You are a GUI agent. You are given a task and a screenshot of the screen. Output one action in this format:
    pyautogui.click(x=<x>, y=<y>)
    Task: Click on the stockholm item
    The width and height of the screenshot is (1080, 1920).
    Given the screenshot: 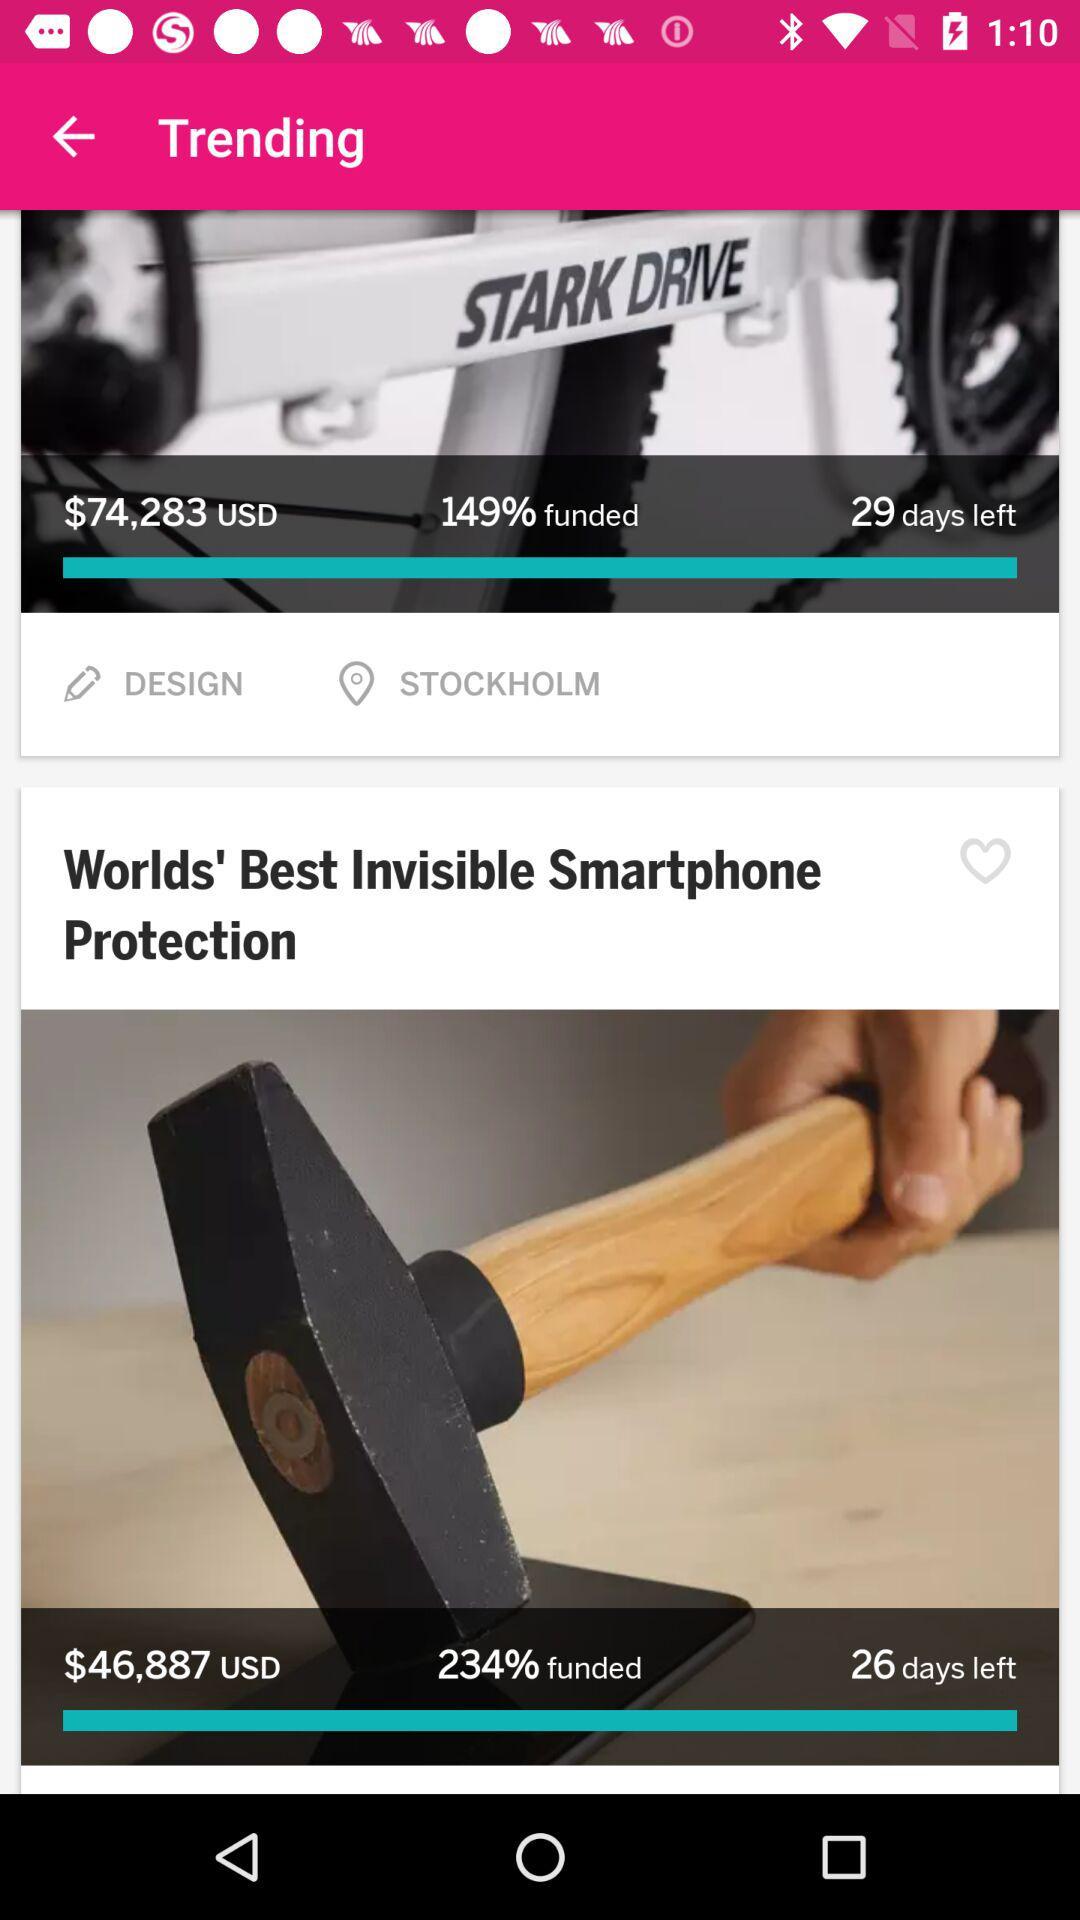 What is the action you would take?
    pyautogui.click(x=499, y=684)
    